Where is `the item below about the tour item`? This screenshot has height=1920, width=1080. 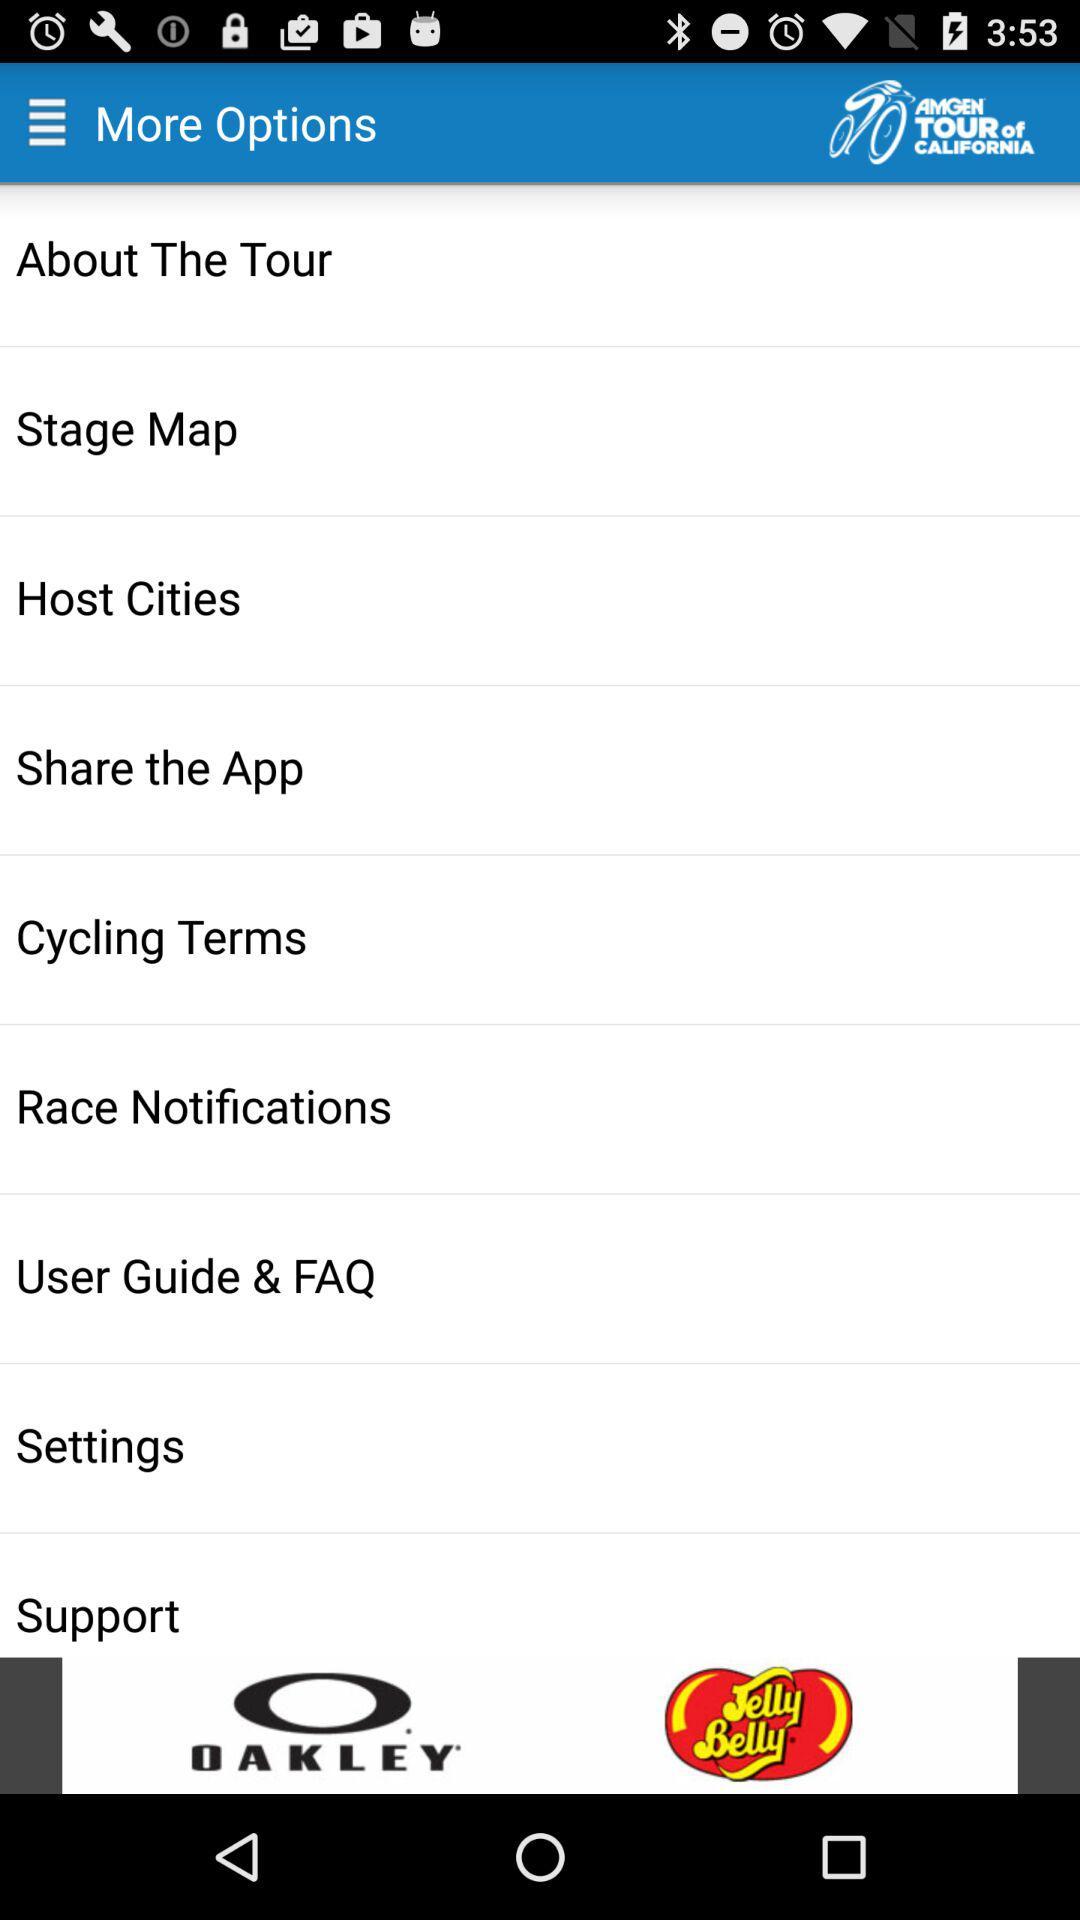
the item below about the tour item is located at coordinates (542, 426).